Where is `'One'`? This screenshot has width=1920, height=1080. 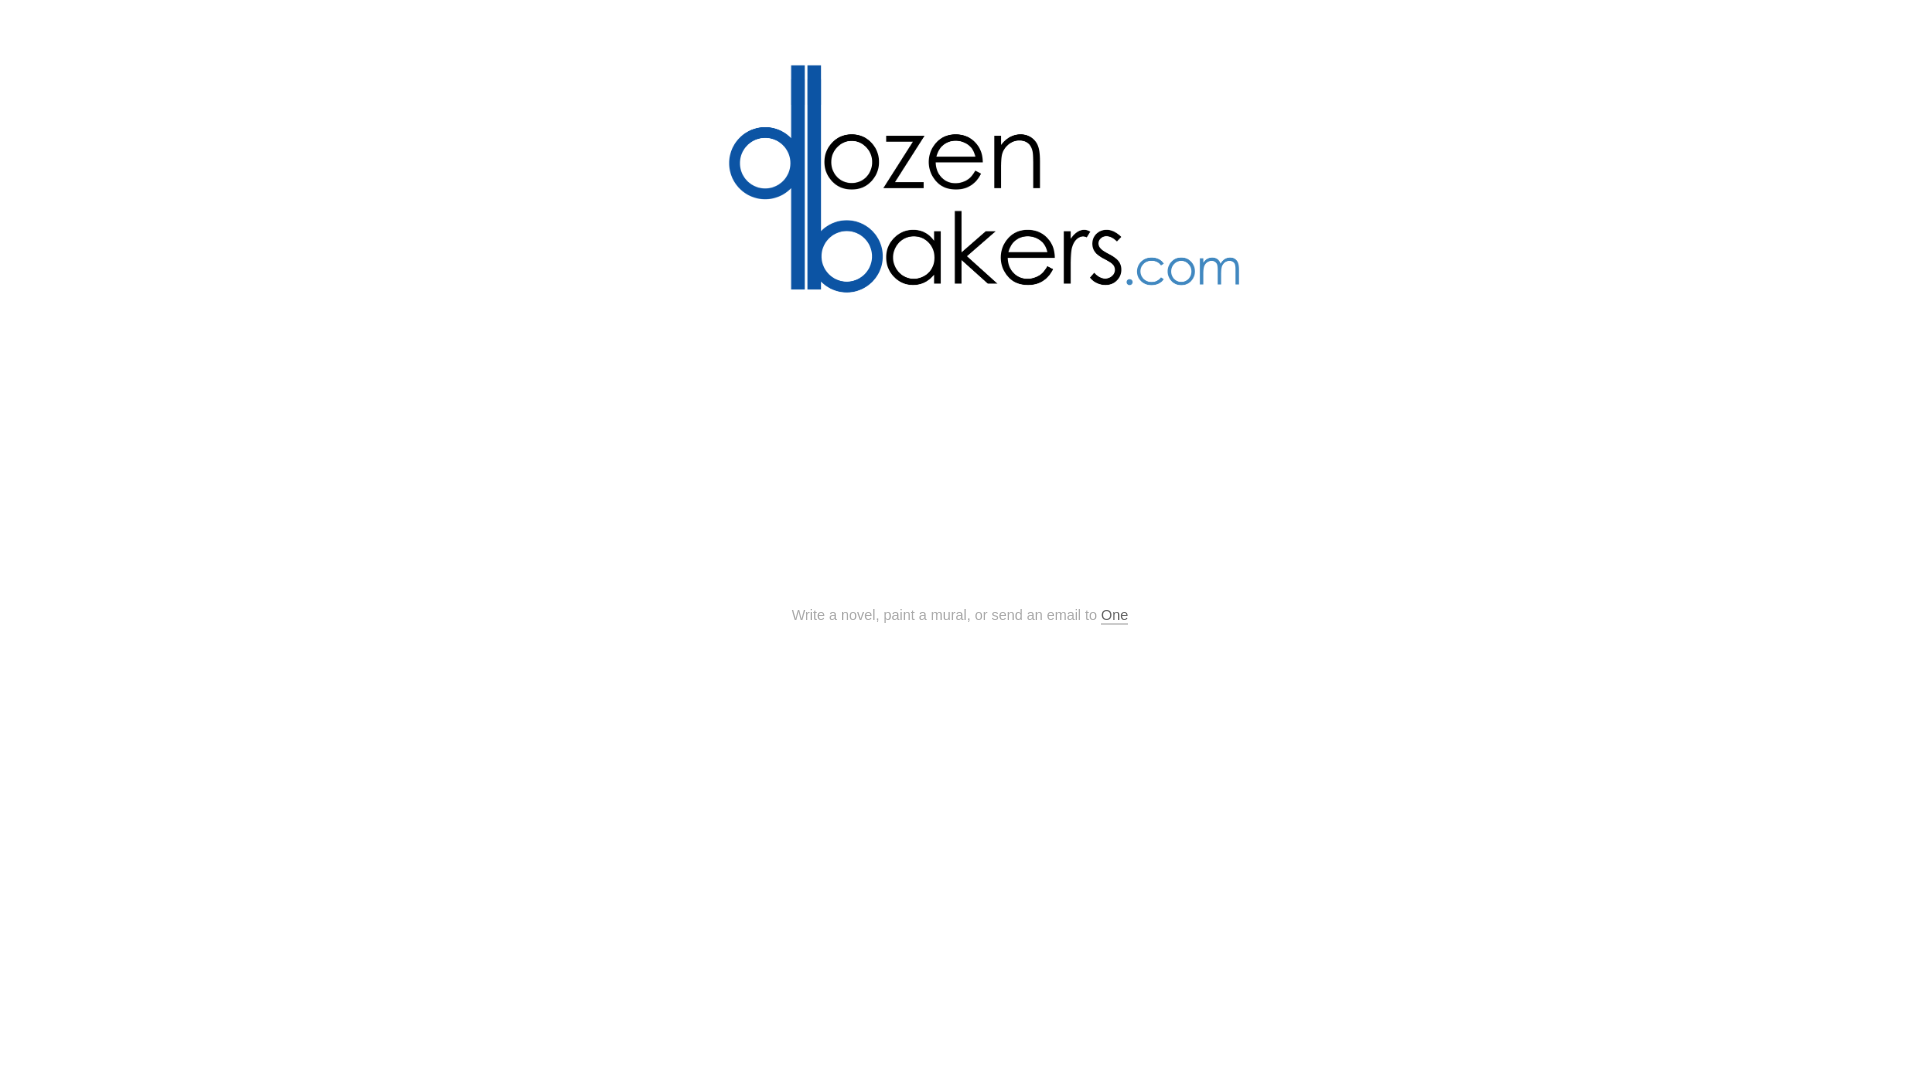 'One' is located at coordinates (1113, 615).